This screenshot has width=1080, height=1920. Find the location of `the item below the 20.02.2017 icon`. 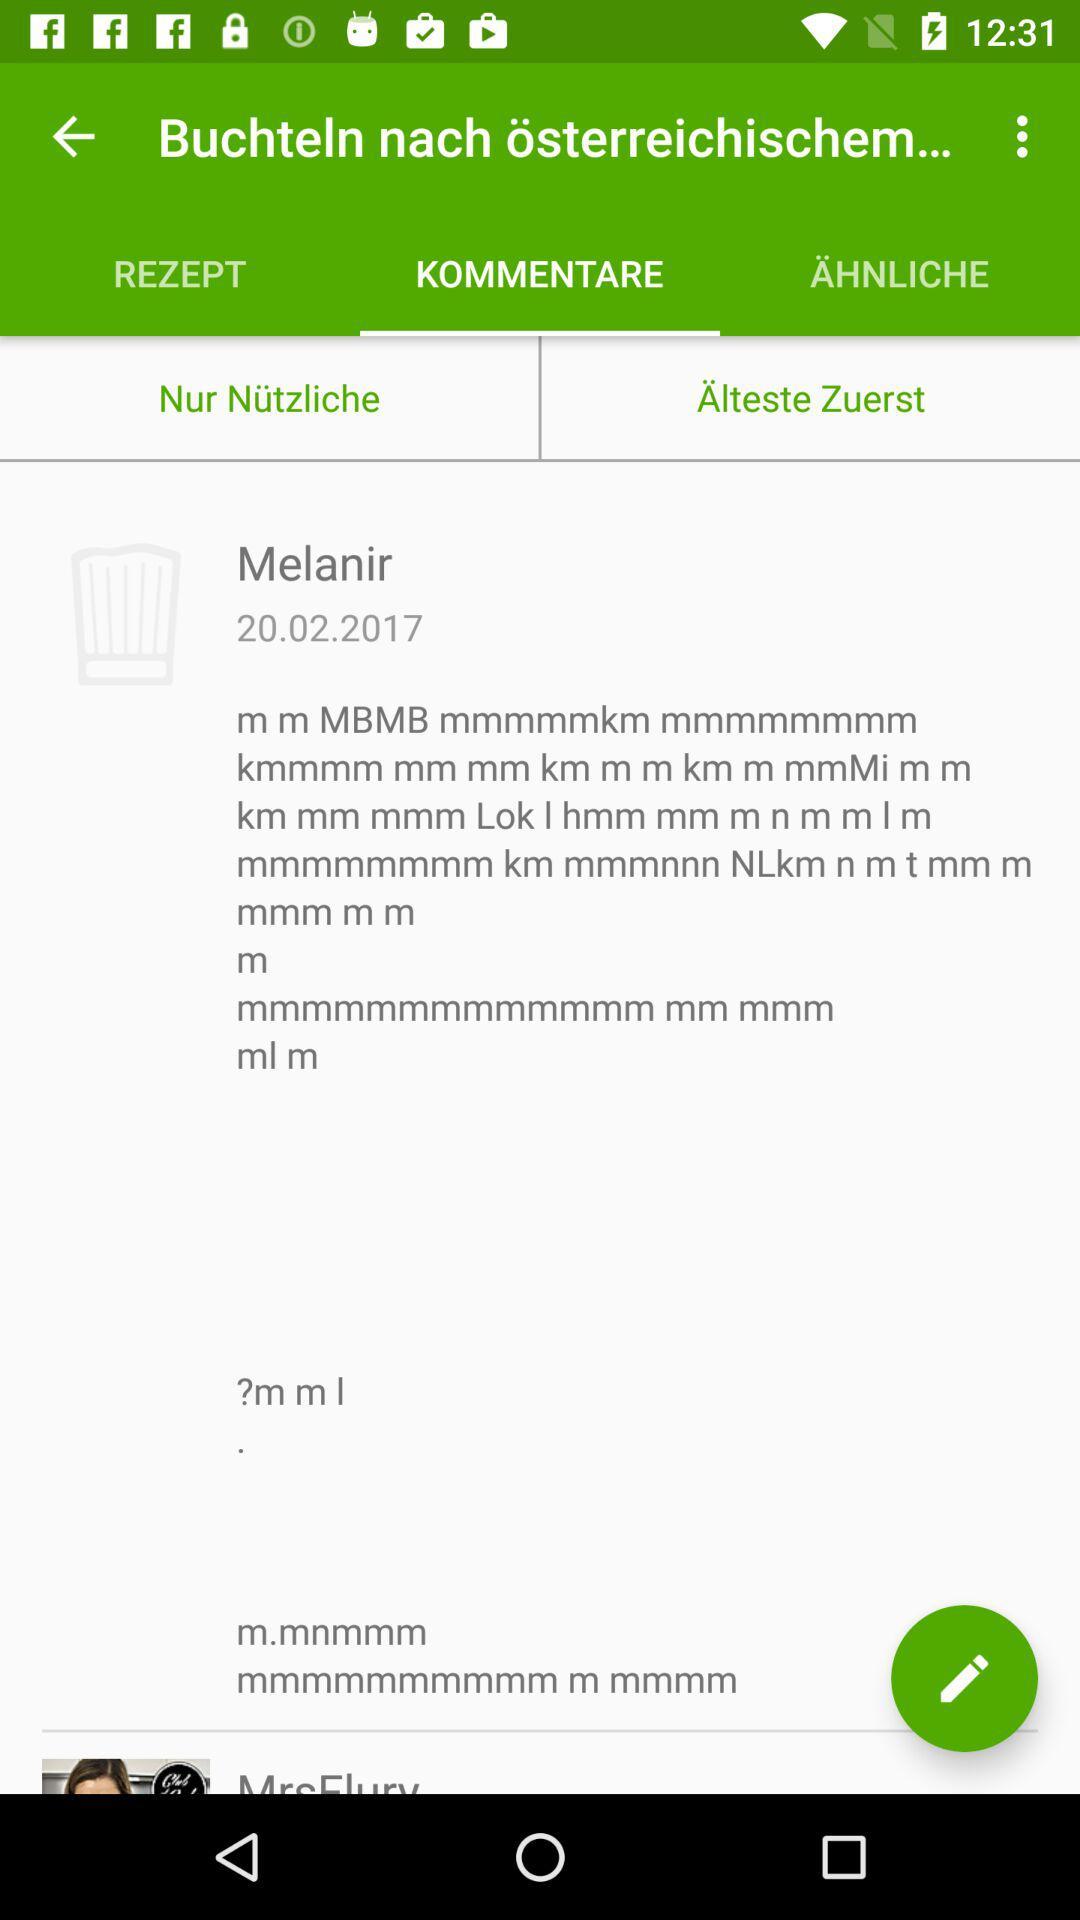

the item below the 20.02.2017 icon is located at coordinates (637, 1198).